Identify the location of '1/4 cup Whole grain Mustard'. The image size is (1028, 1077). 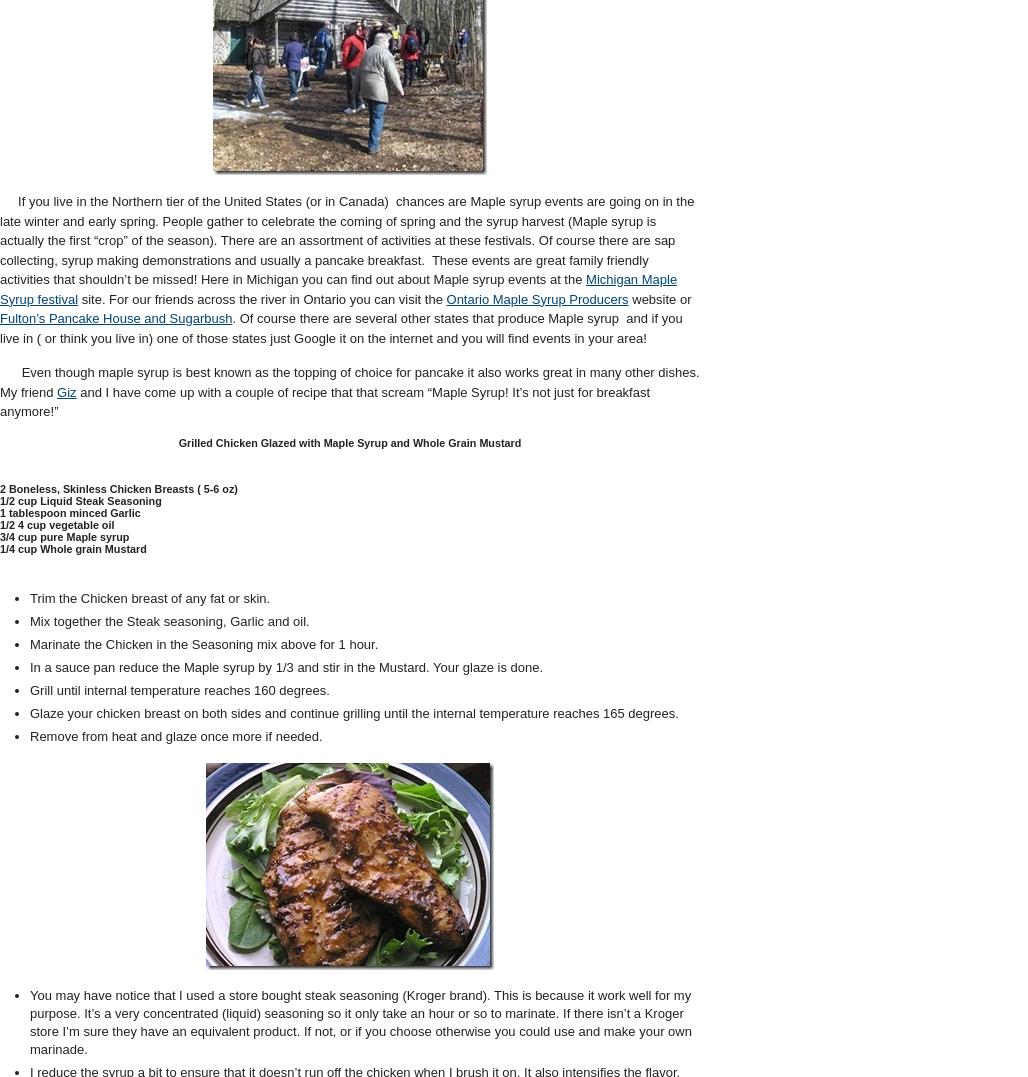
(71, 548).